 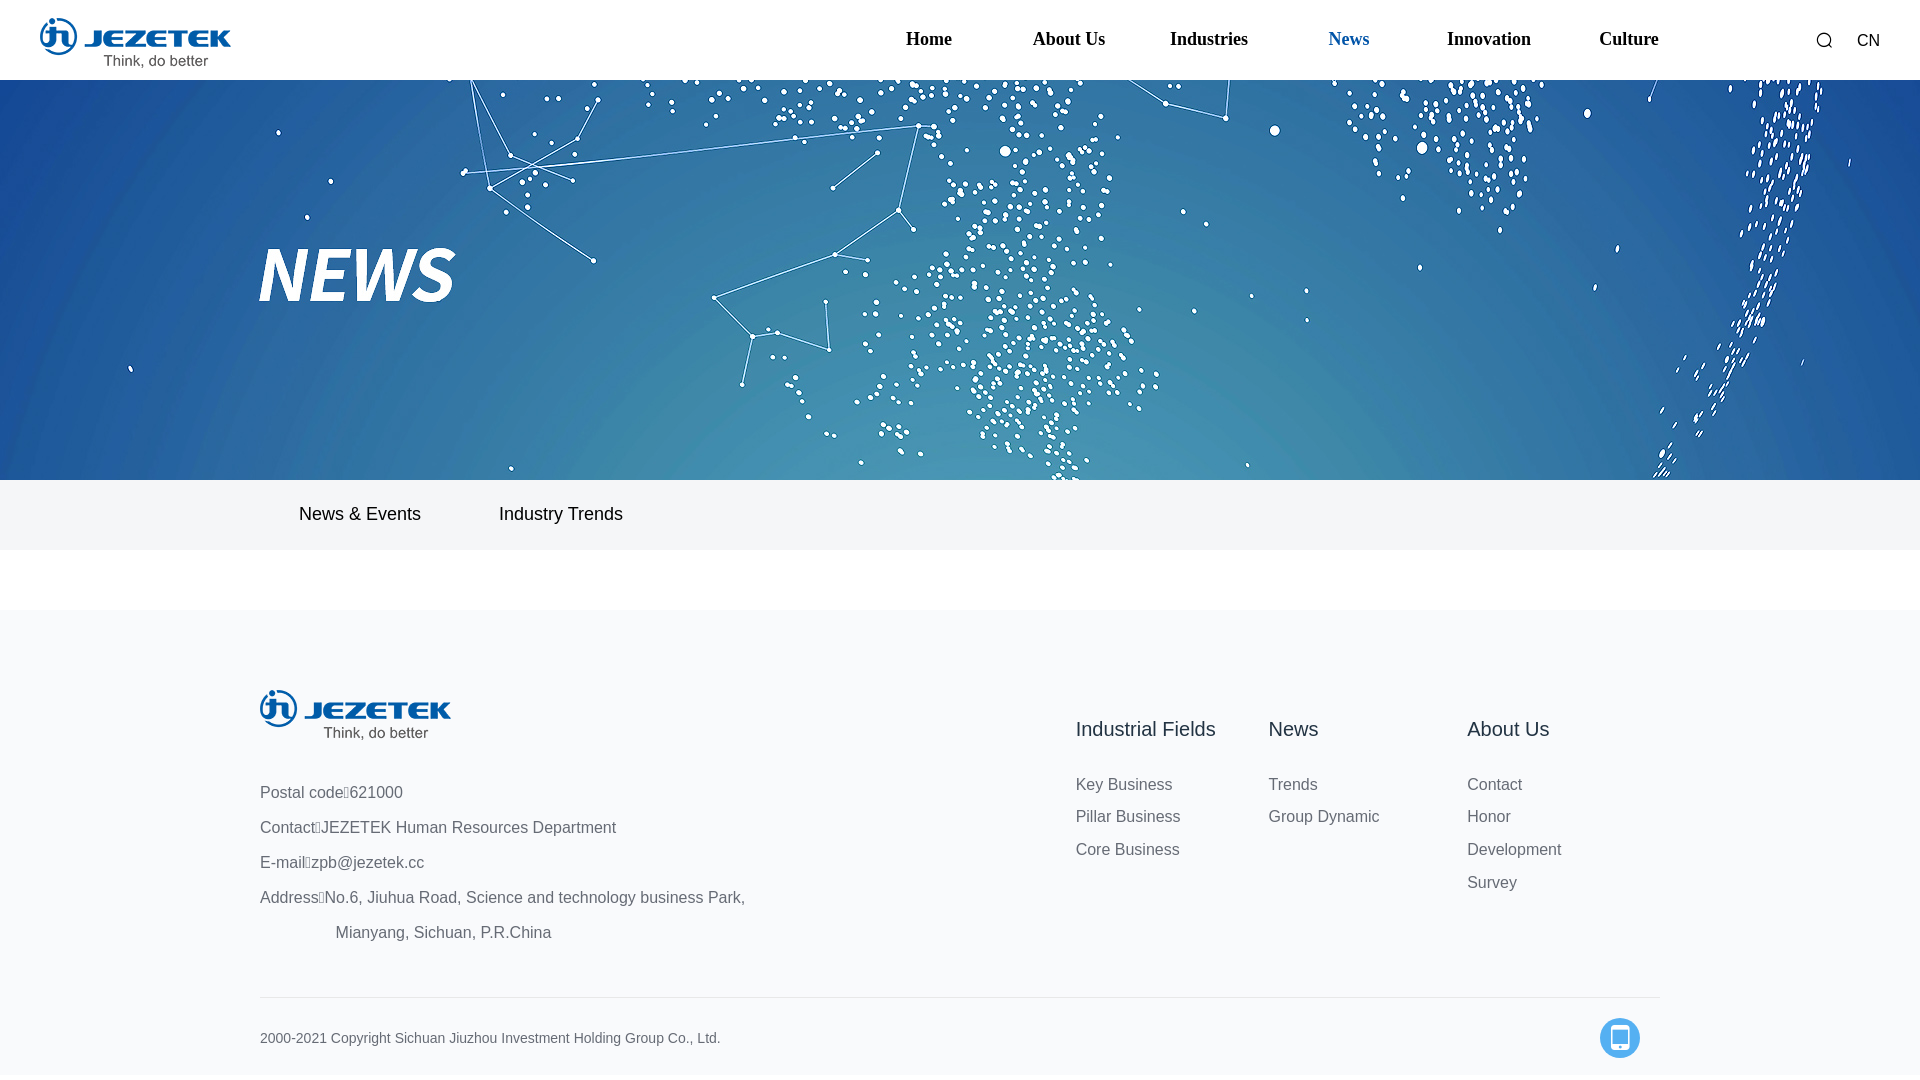 What do you see at coordinates (1578, 39) in the screenshot?
I see `'Culture` at bounding box center [1578, 39].